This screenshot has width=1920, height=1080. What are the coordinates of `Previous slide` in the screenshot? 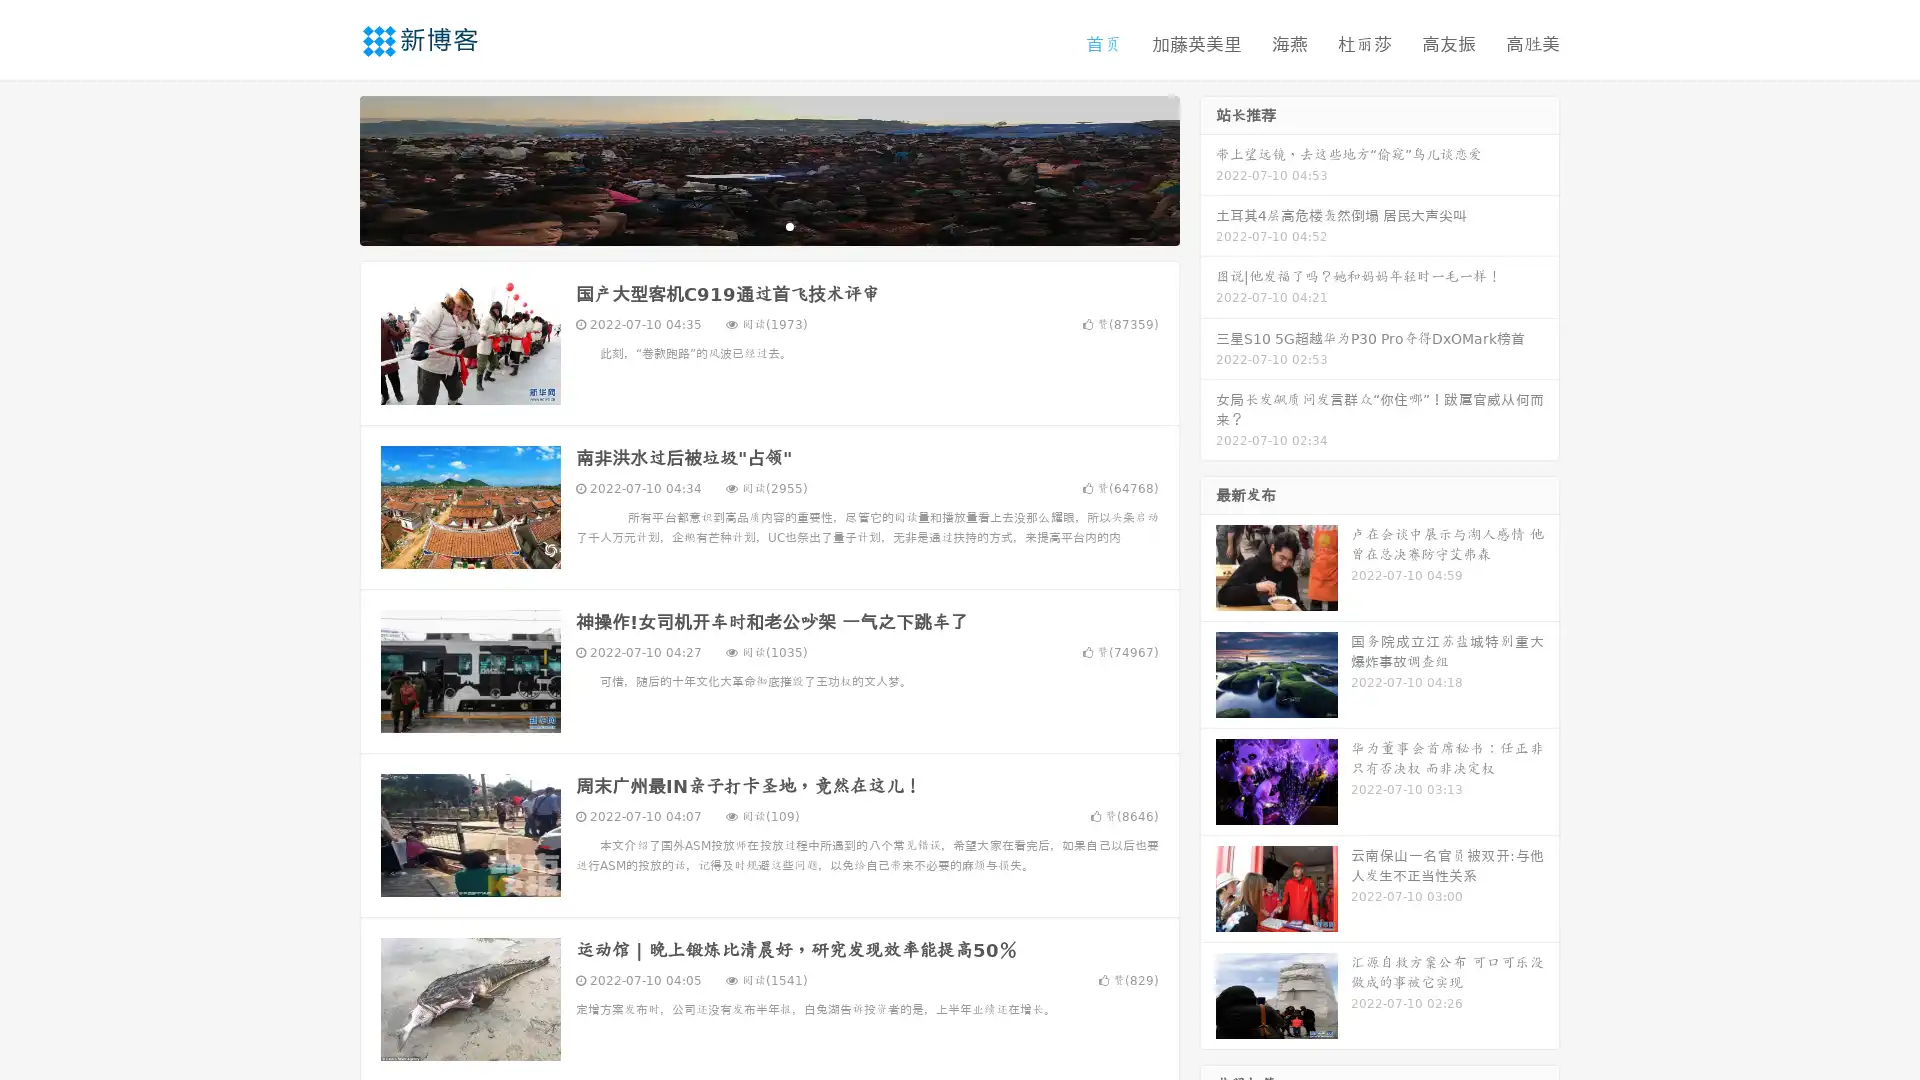 It's located at (330, 168).